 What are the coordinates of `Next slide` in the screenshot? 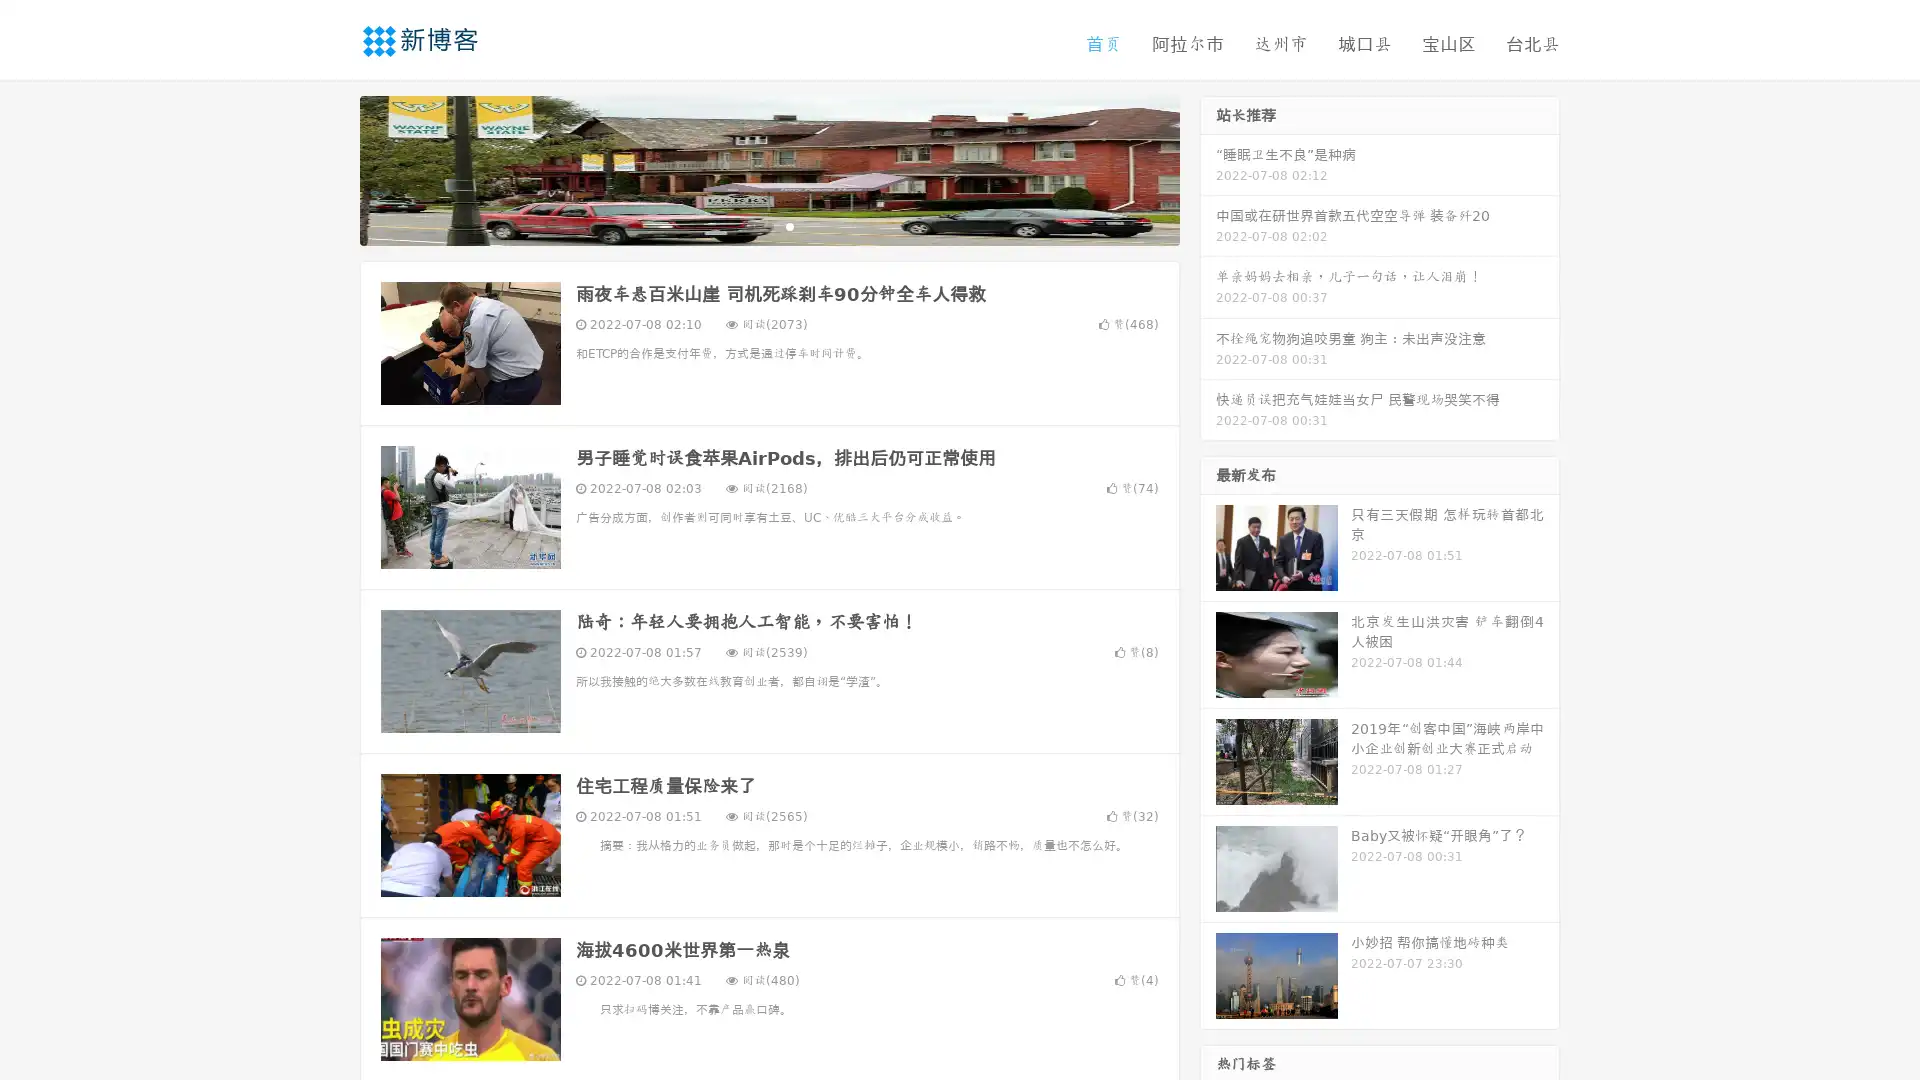 It's located at (1208, 168).